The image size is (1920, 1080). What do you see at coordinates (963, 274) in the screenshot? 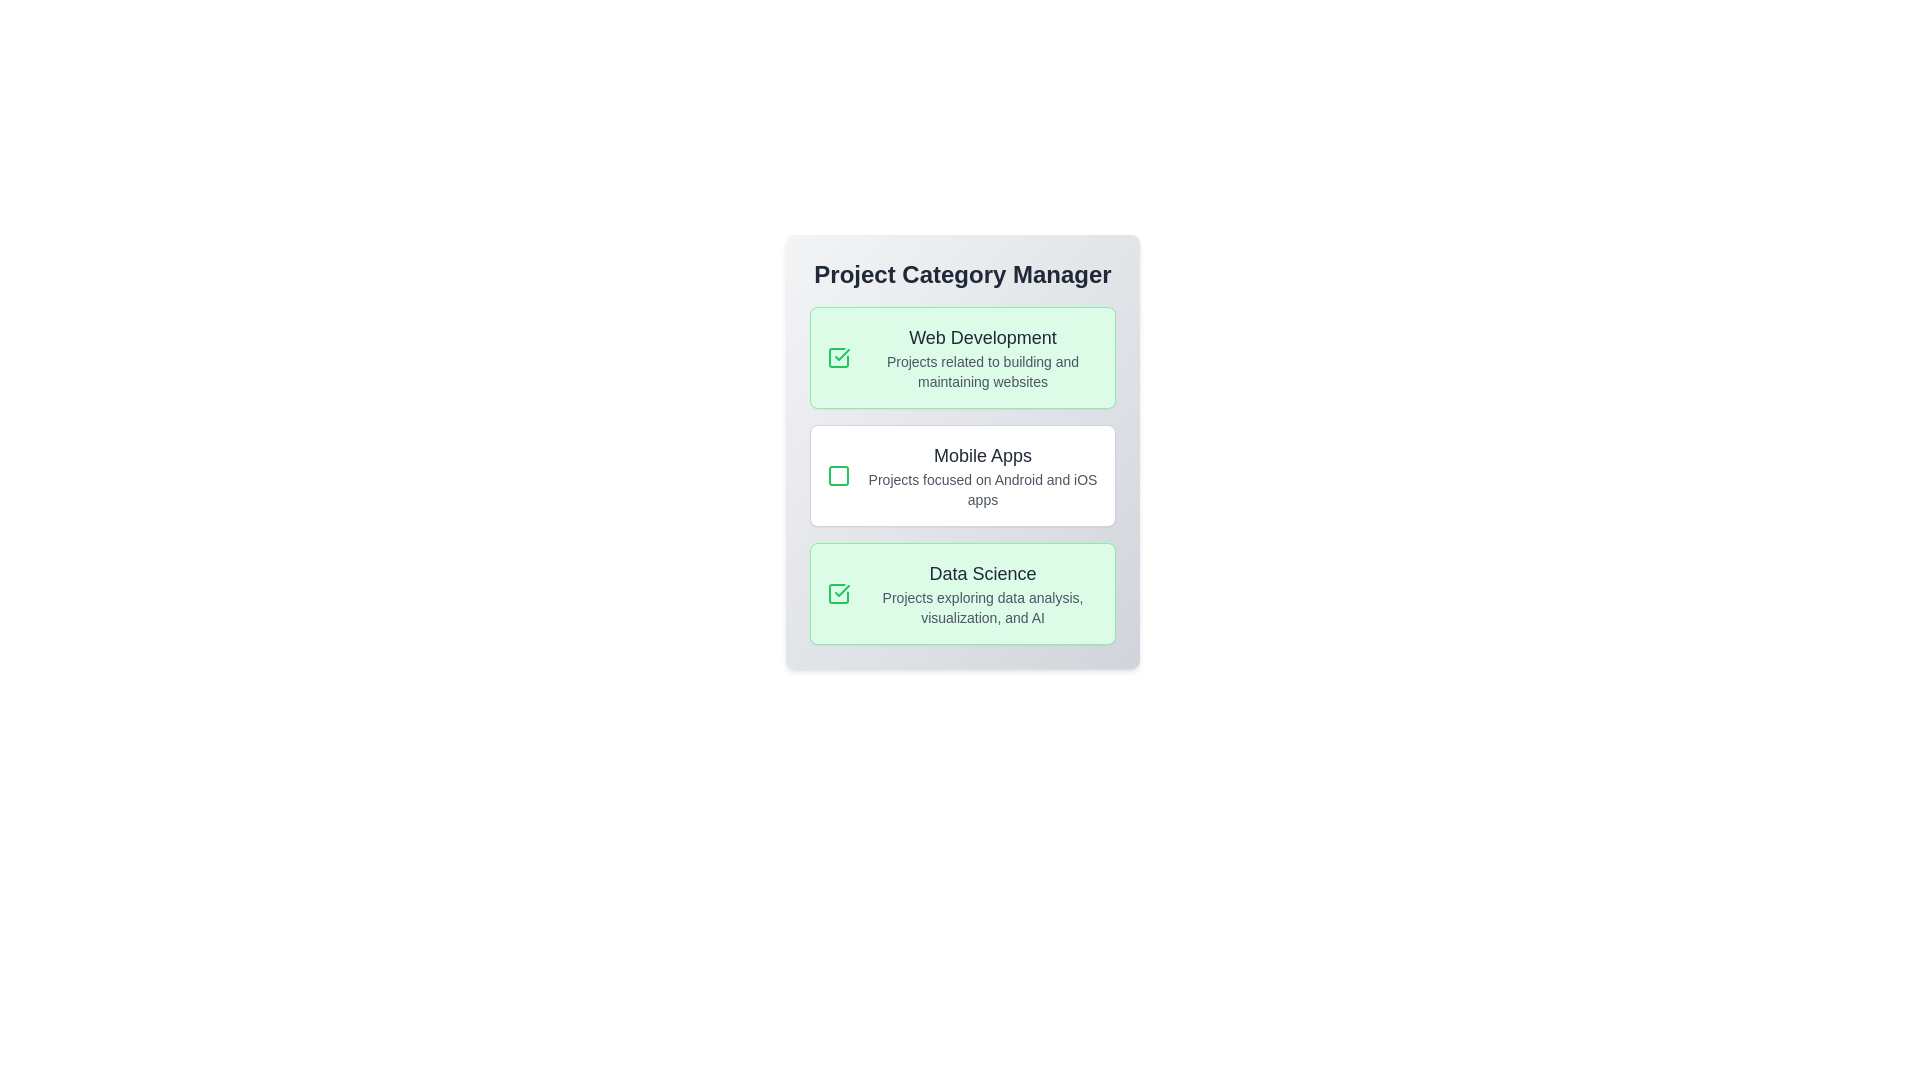
I see `the Text heading element that serves as a title for categorized projects, located at the top of the layout, centered horizontally` at bounding box center [963, 274].